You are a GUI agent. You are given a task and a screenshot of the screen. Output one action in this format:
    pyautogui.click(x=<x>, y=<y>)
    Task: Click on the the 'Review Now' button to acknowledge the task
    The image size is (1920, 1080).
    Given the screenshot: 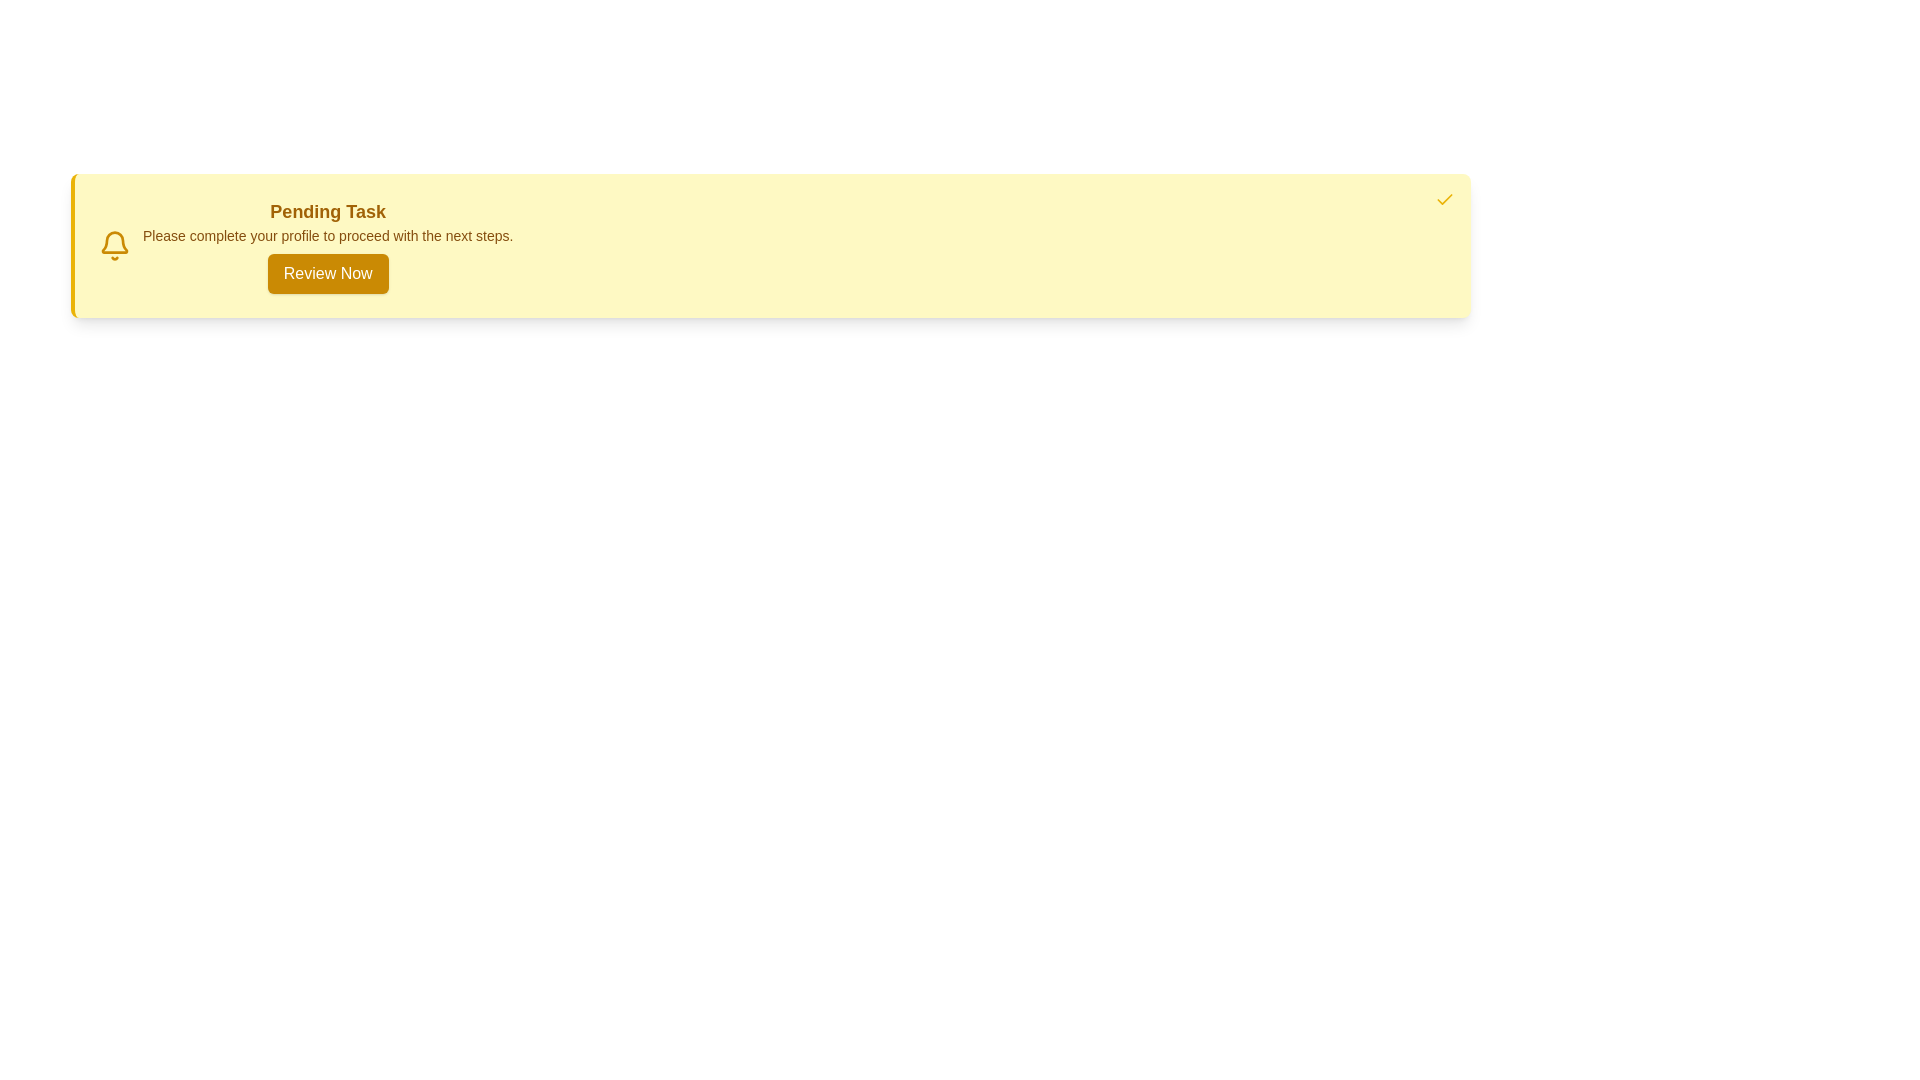 What is the action you would take?
    pyautogui.click(x=327, y=273)
    